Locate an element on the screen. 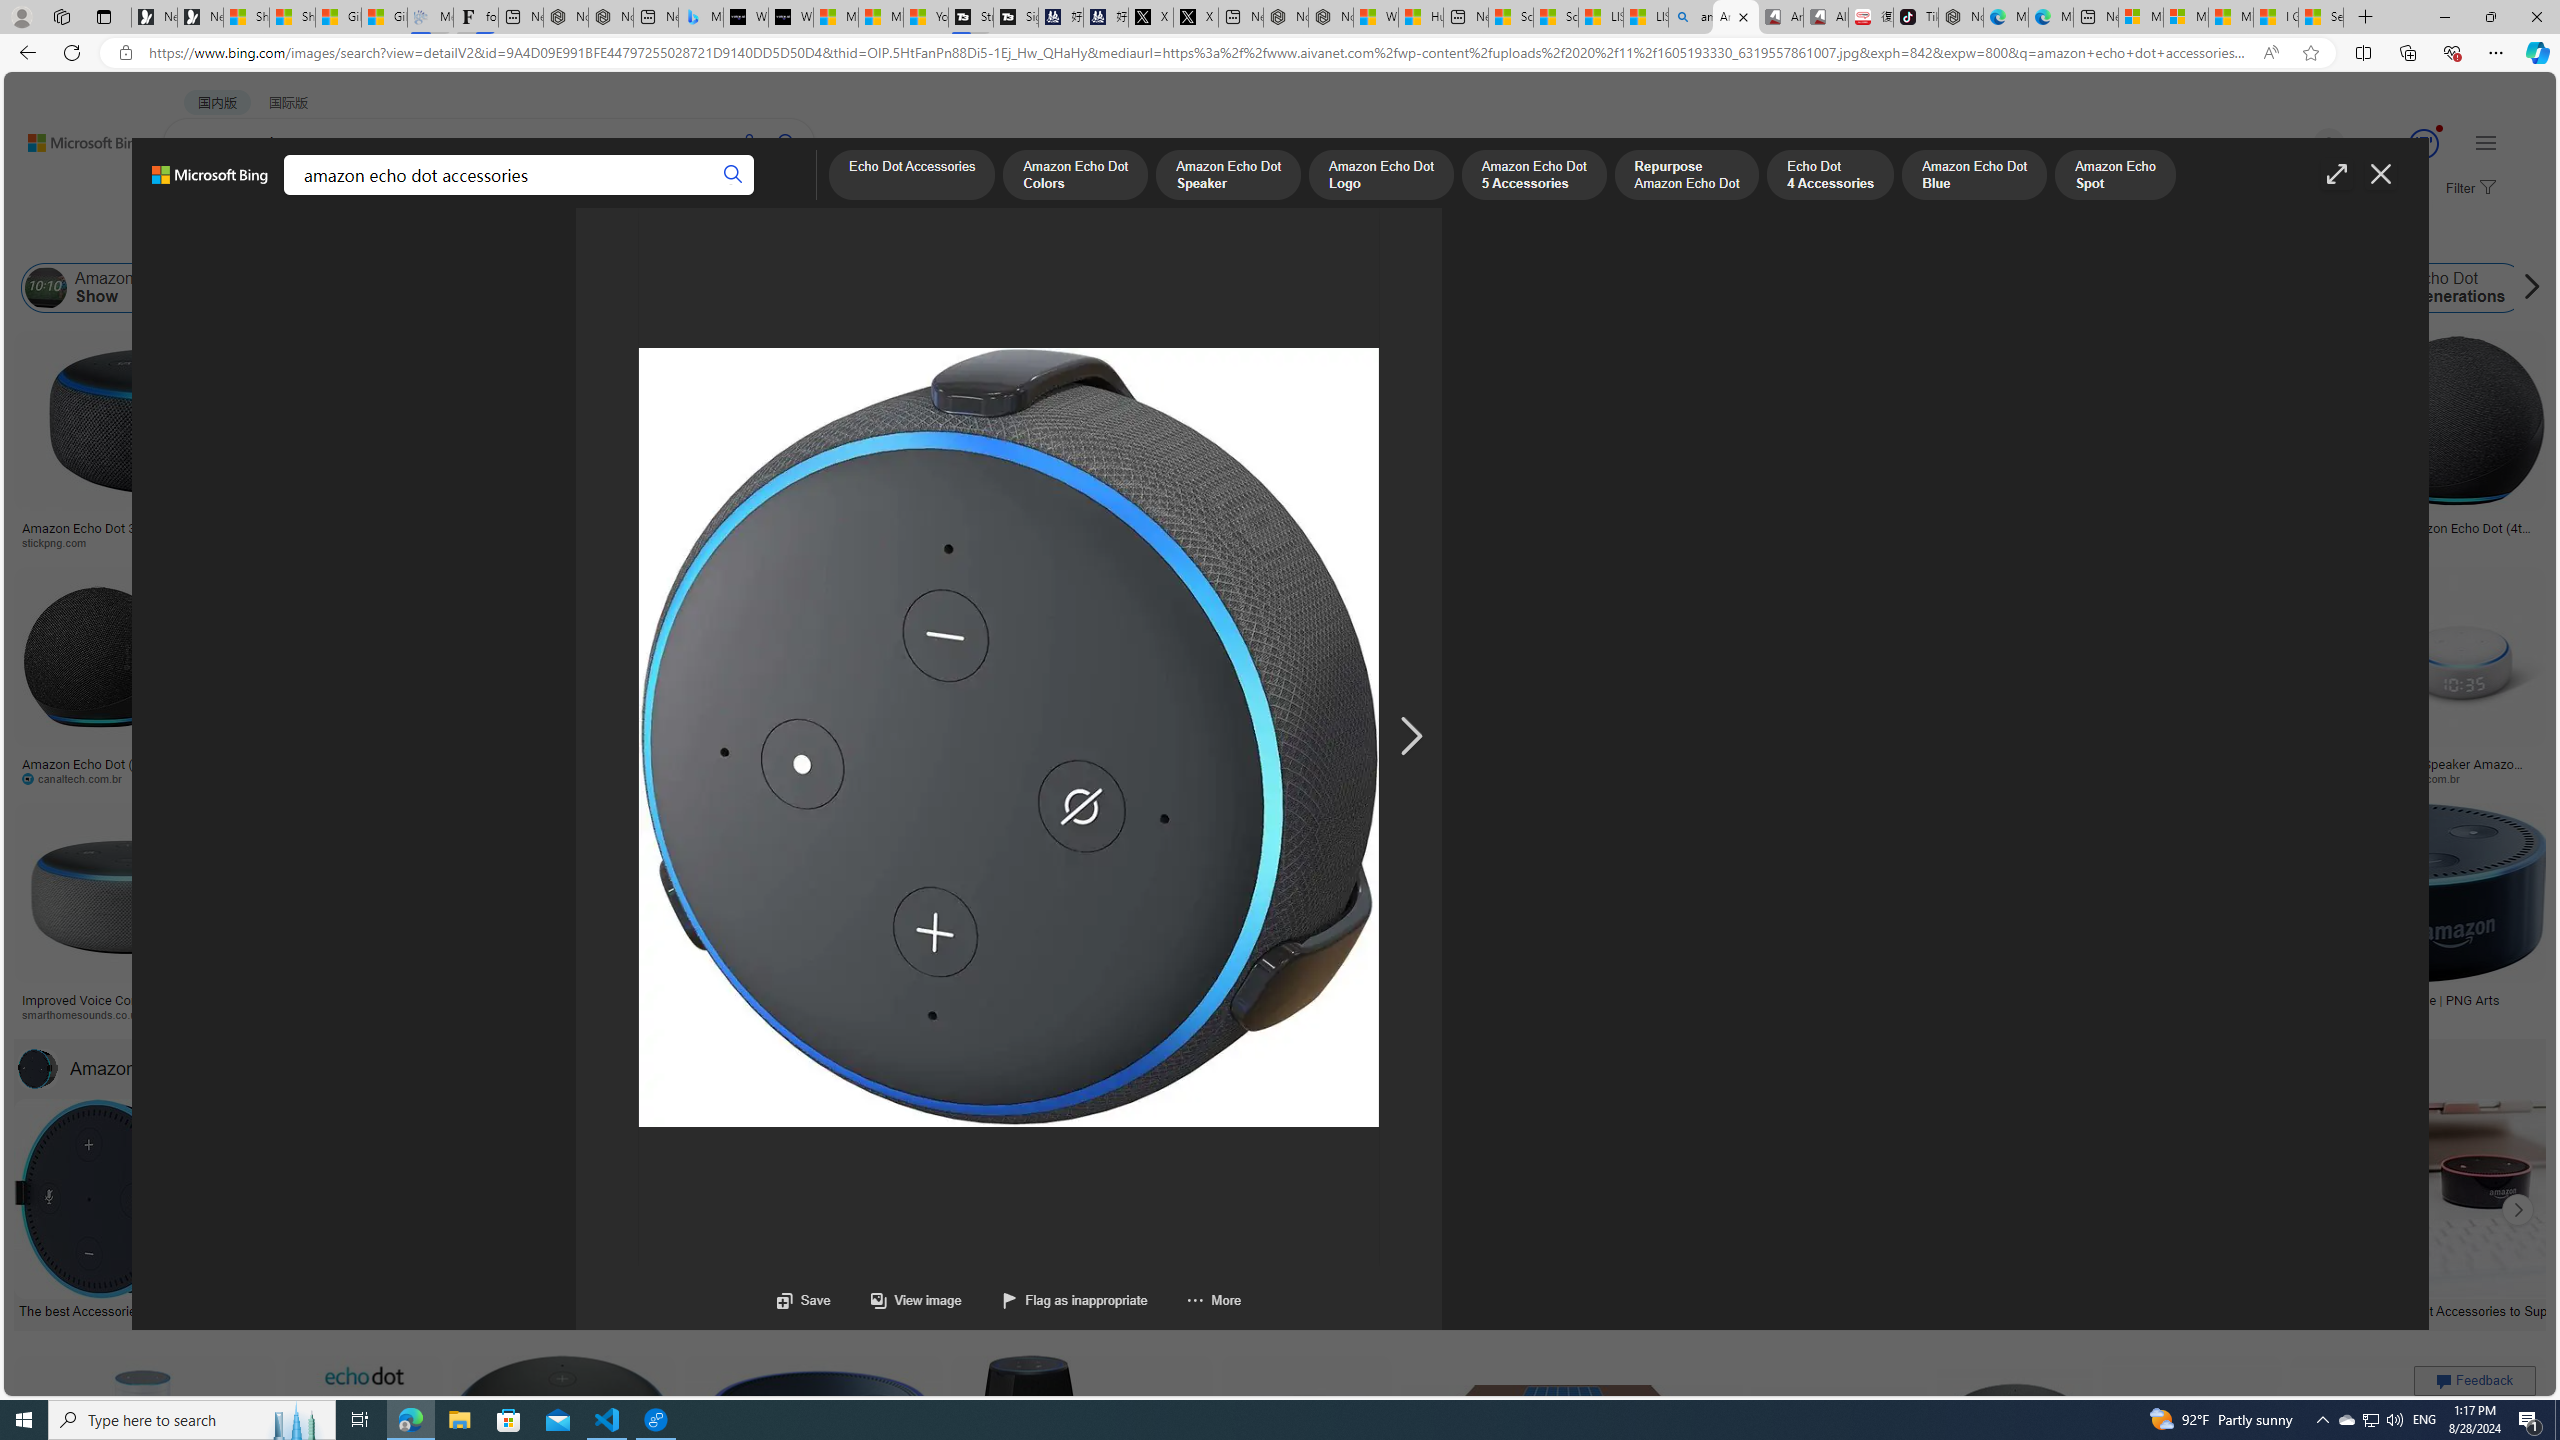  'Microsoft Rewards 147' is located at coordinates (2400, 143).